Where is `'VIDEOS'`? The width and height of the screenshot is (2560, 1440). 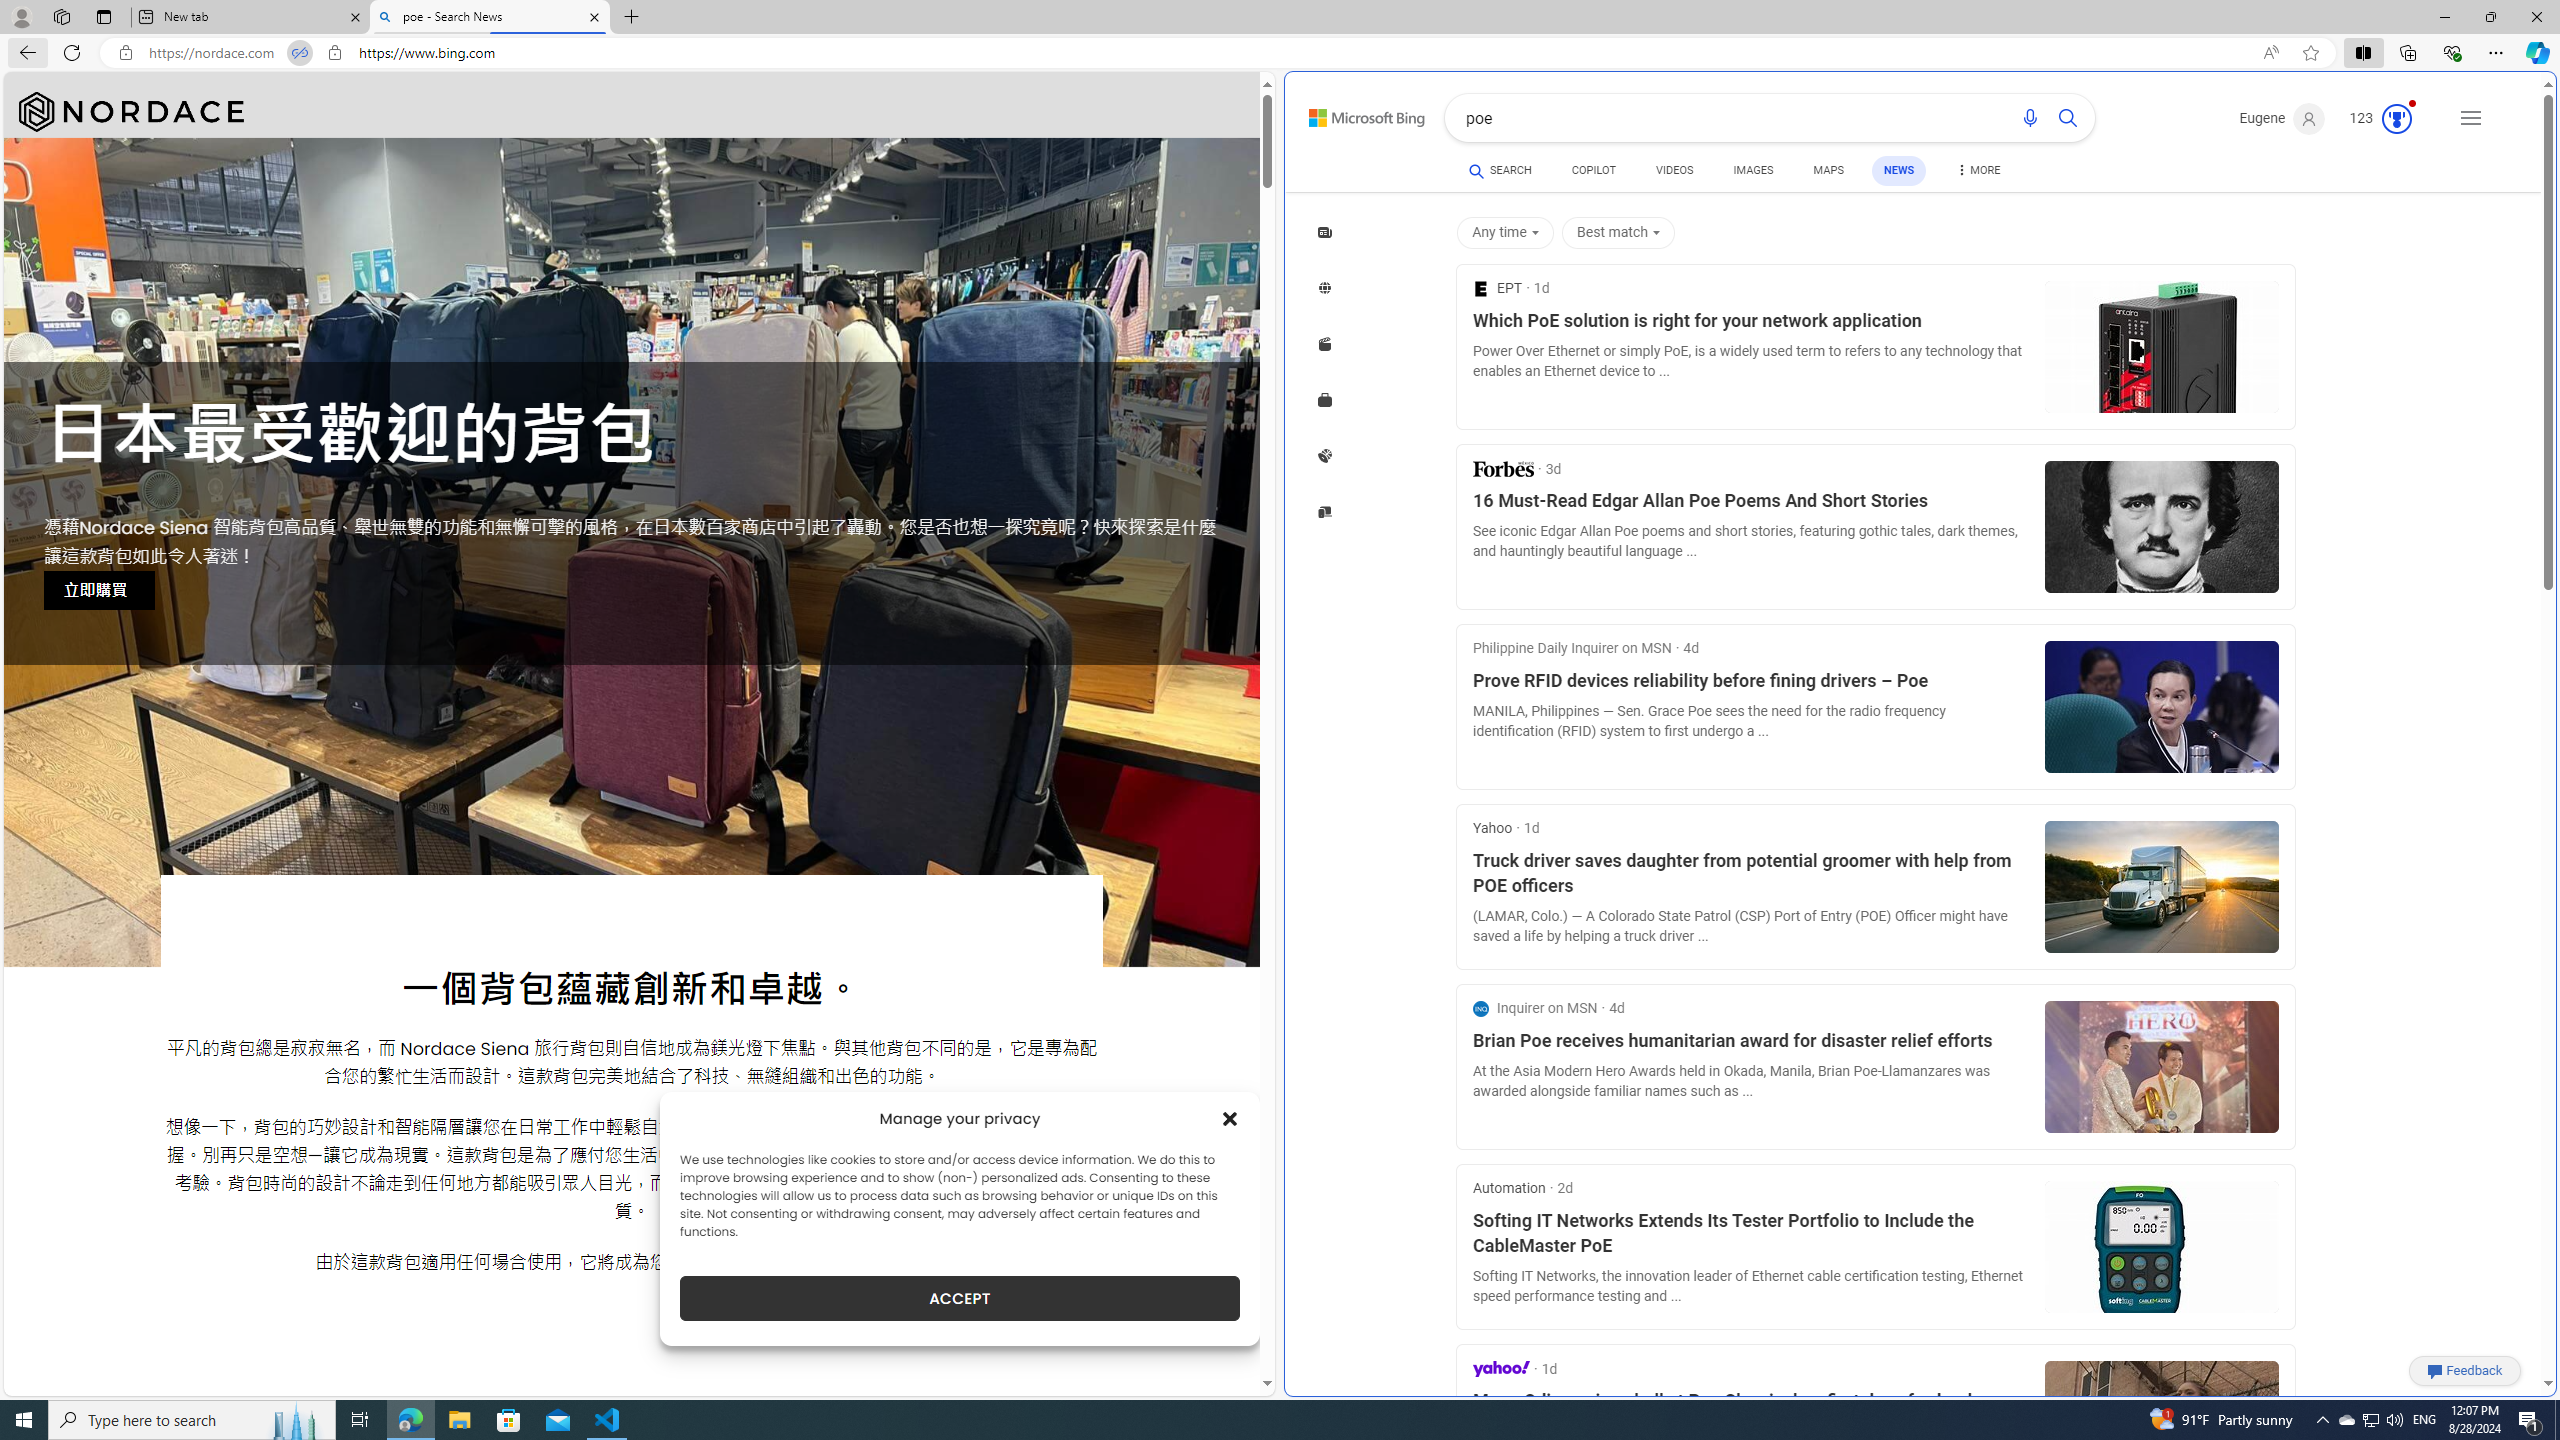
'VIDEOS' is located at coordinates (1674, 169).